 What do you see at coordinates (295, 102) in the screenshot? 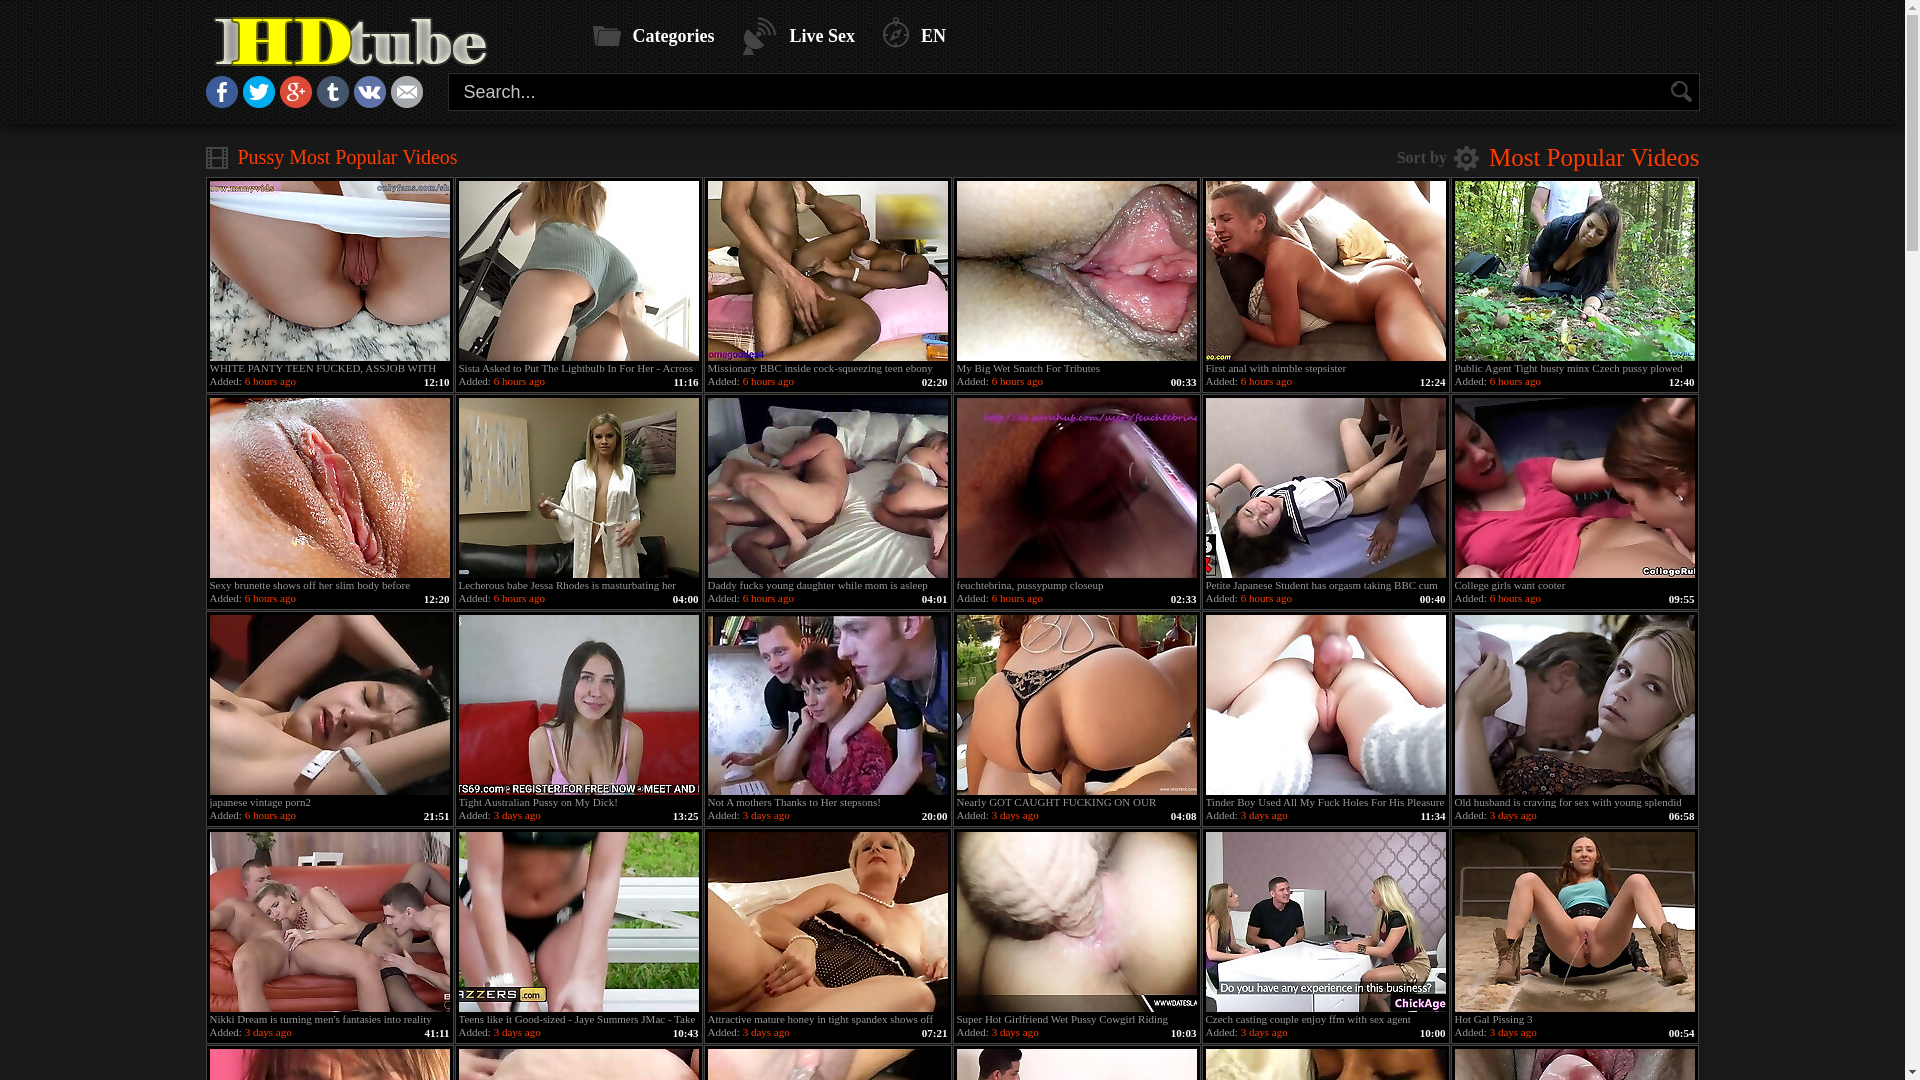
I see `'Share on Google+'` at bounding box center [295, 102].